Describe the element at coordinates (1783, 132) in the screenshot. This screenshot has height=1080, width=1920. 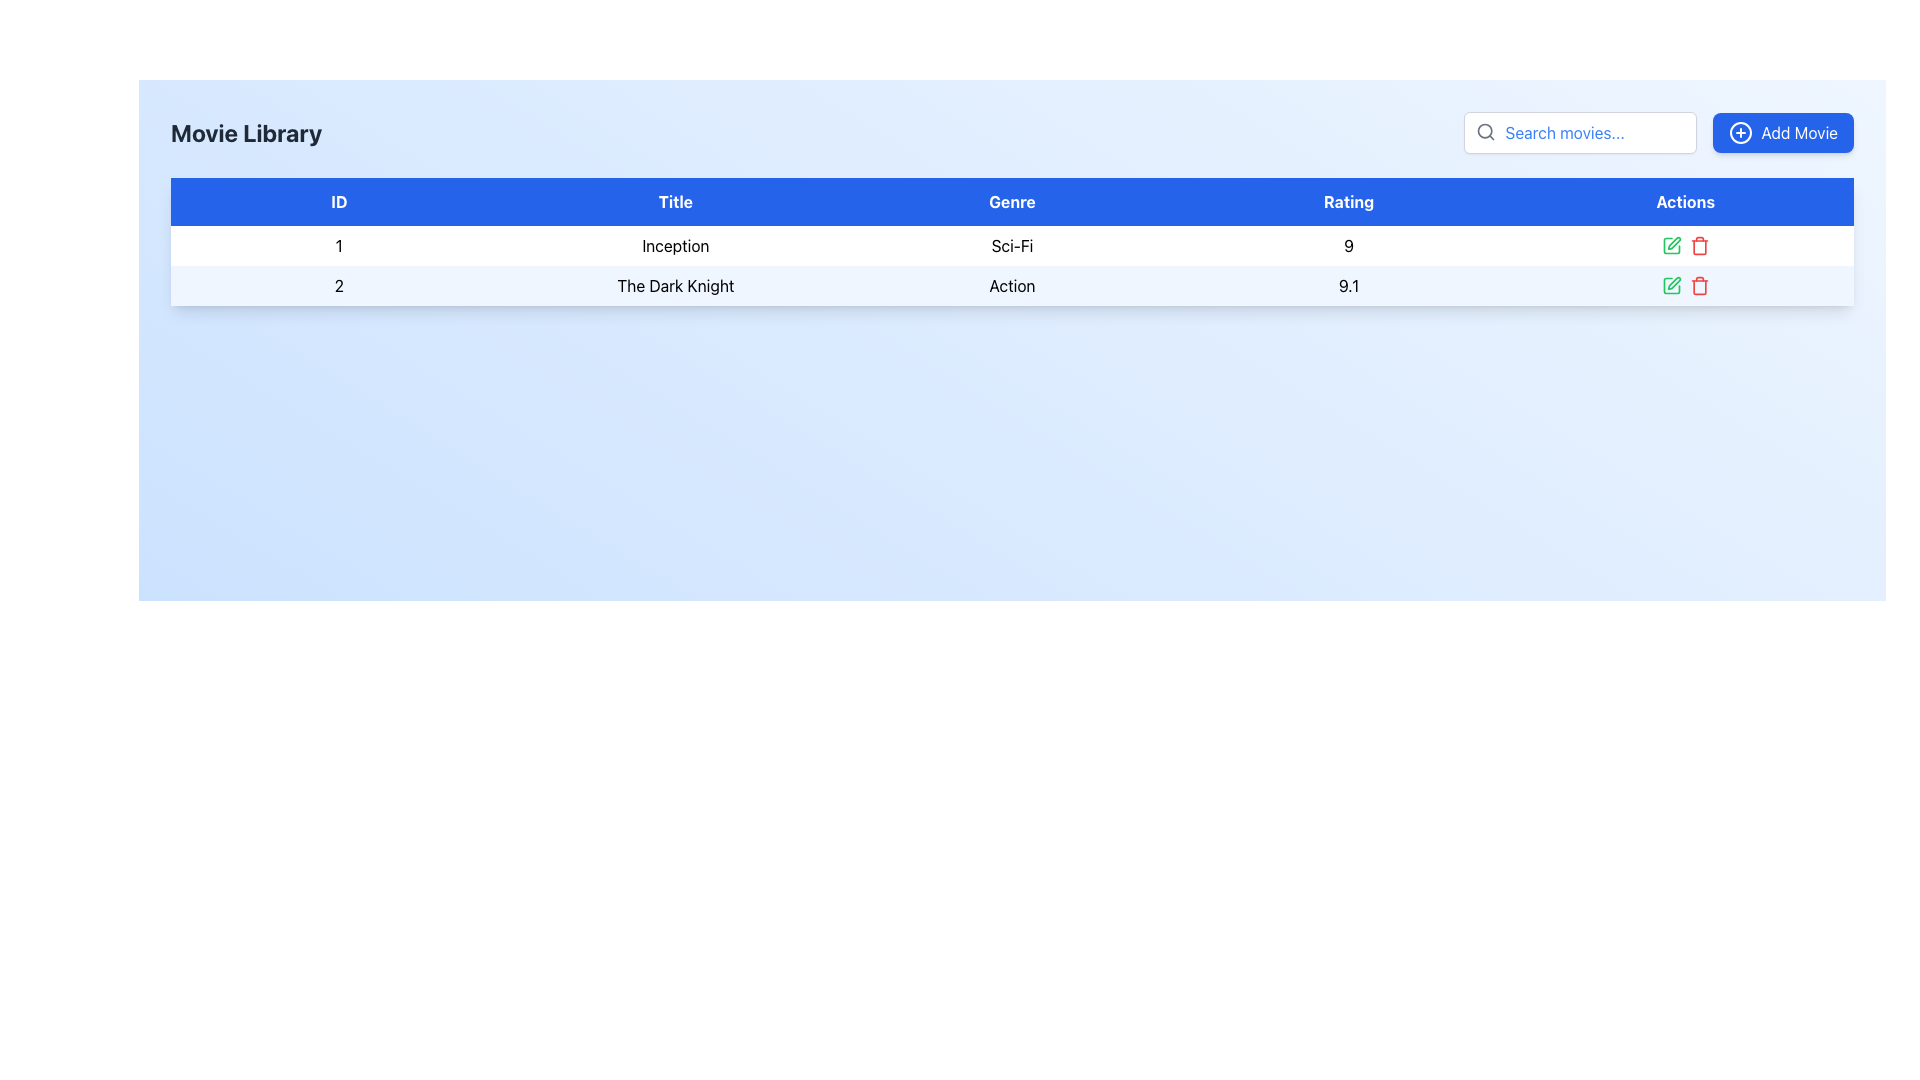
I see `the 'Add Movie' button located in the top-right corner of the interface` at that location.